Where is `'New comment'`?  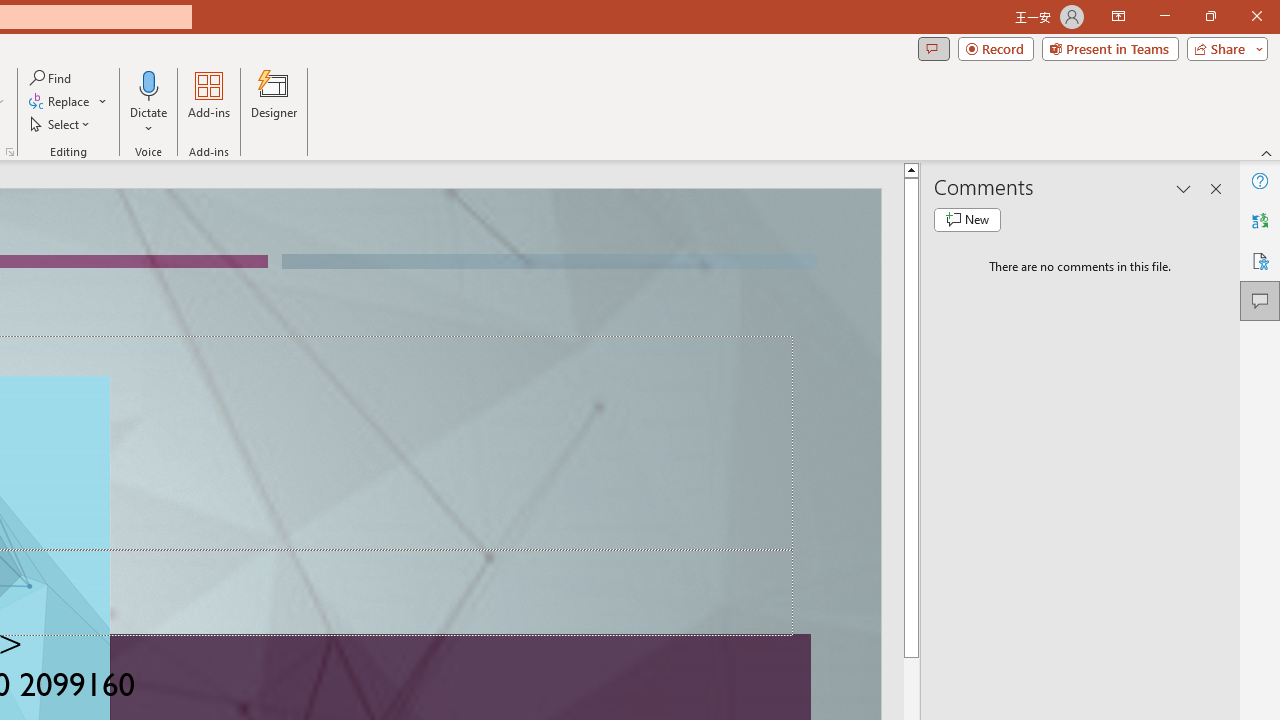
'New comment' is located at coordinates (967, 219).